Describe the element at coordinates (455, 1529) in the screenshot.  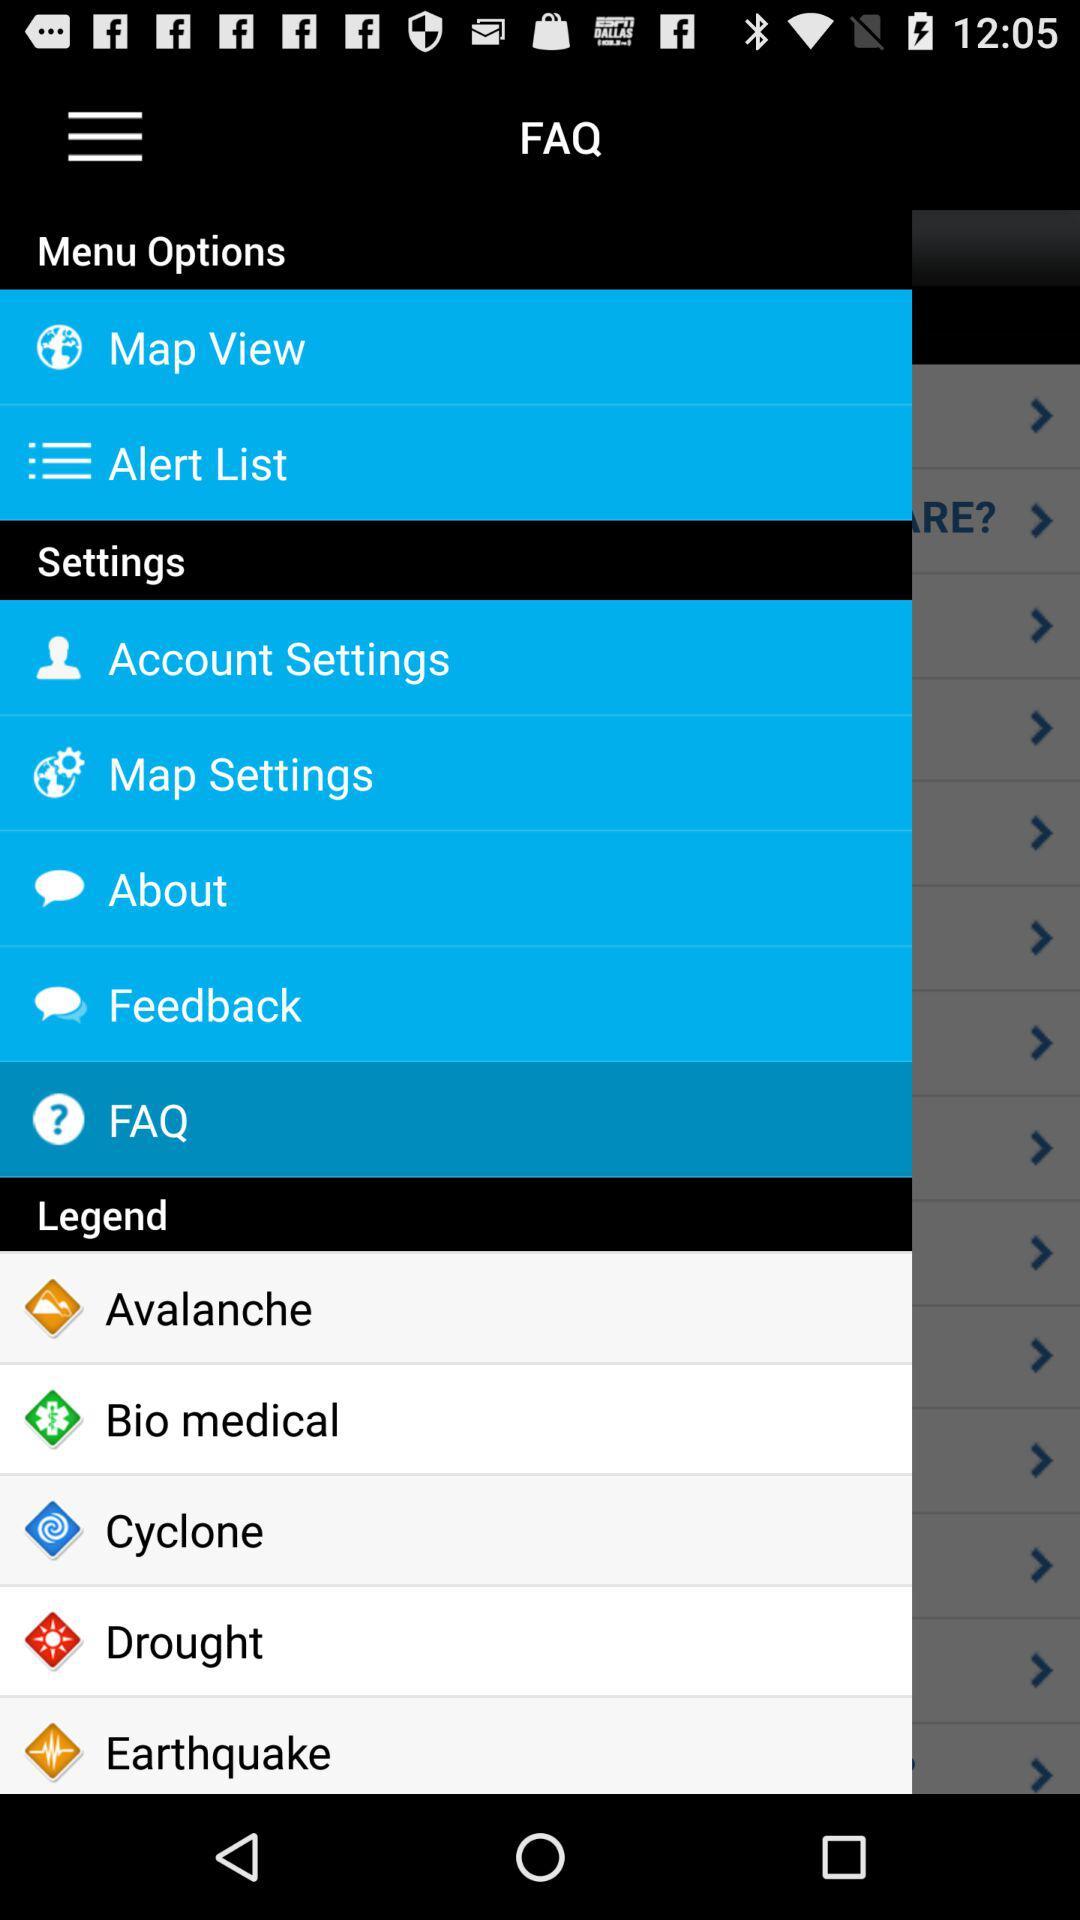
I see `the cyclone icon` at that location.